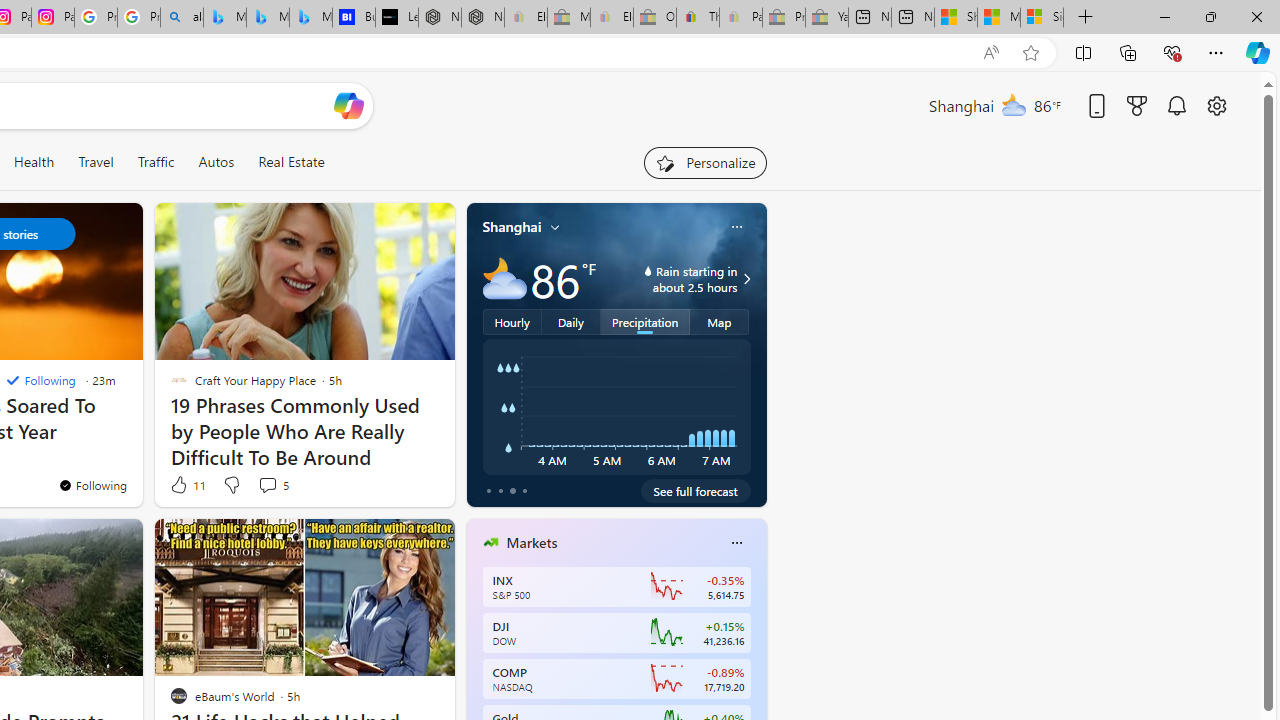 The height and width of the screenshot is (720, 1280). What do you see at coordinates (555, 226) in the screenshot?
I see `'My location'` at bounding box center [555, 226].